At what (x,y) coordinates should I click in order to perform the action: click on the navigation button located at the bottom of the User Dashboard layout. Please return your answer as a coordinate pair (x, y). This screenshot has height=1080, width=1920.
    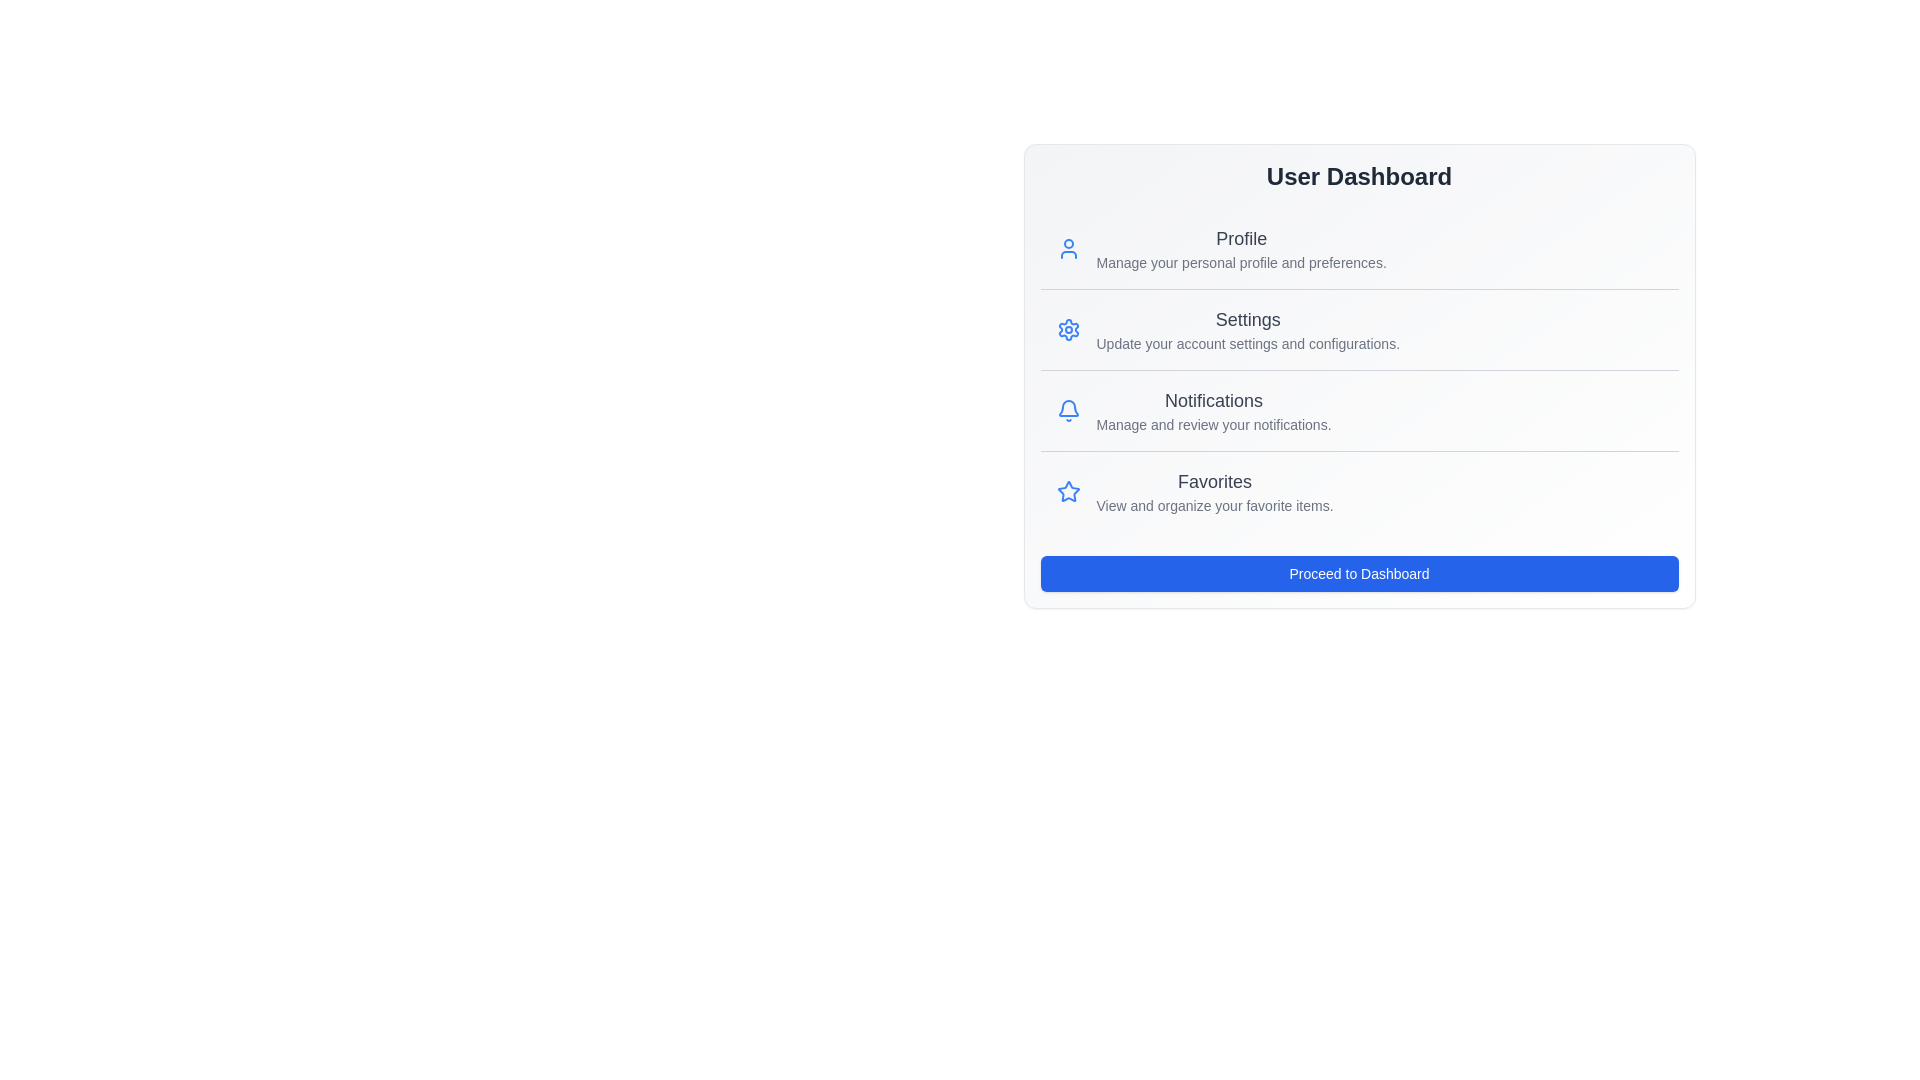
    Looking at the image, I should click on (1359, 574).